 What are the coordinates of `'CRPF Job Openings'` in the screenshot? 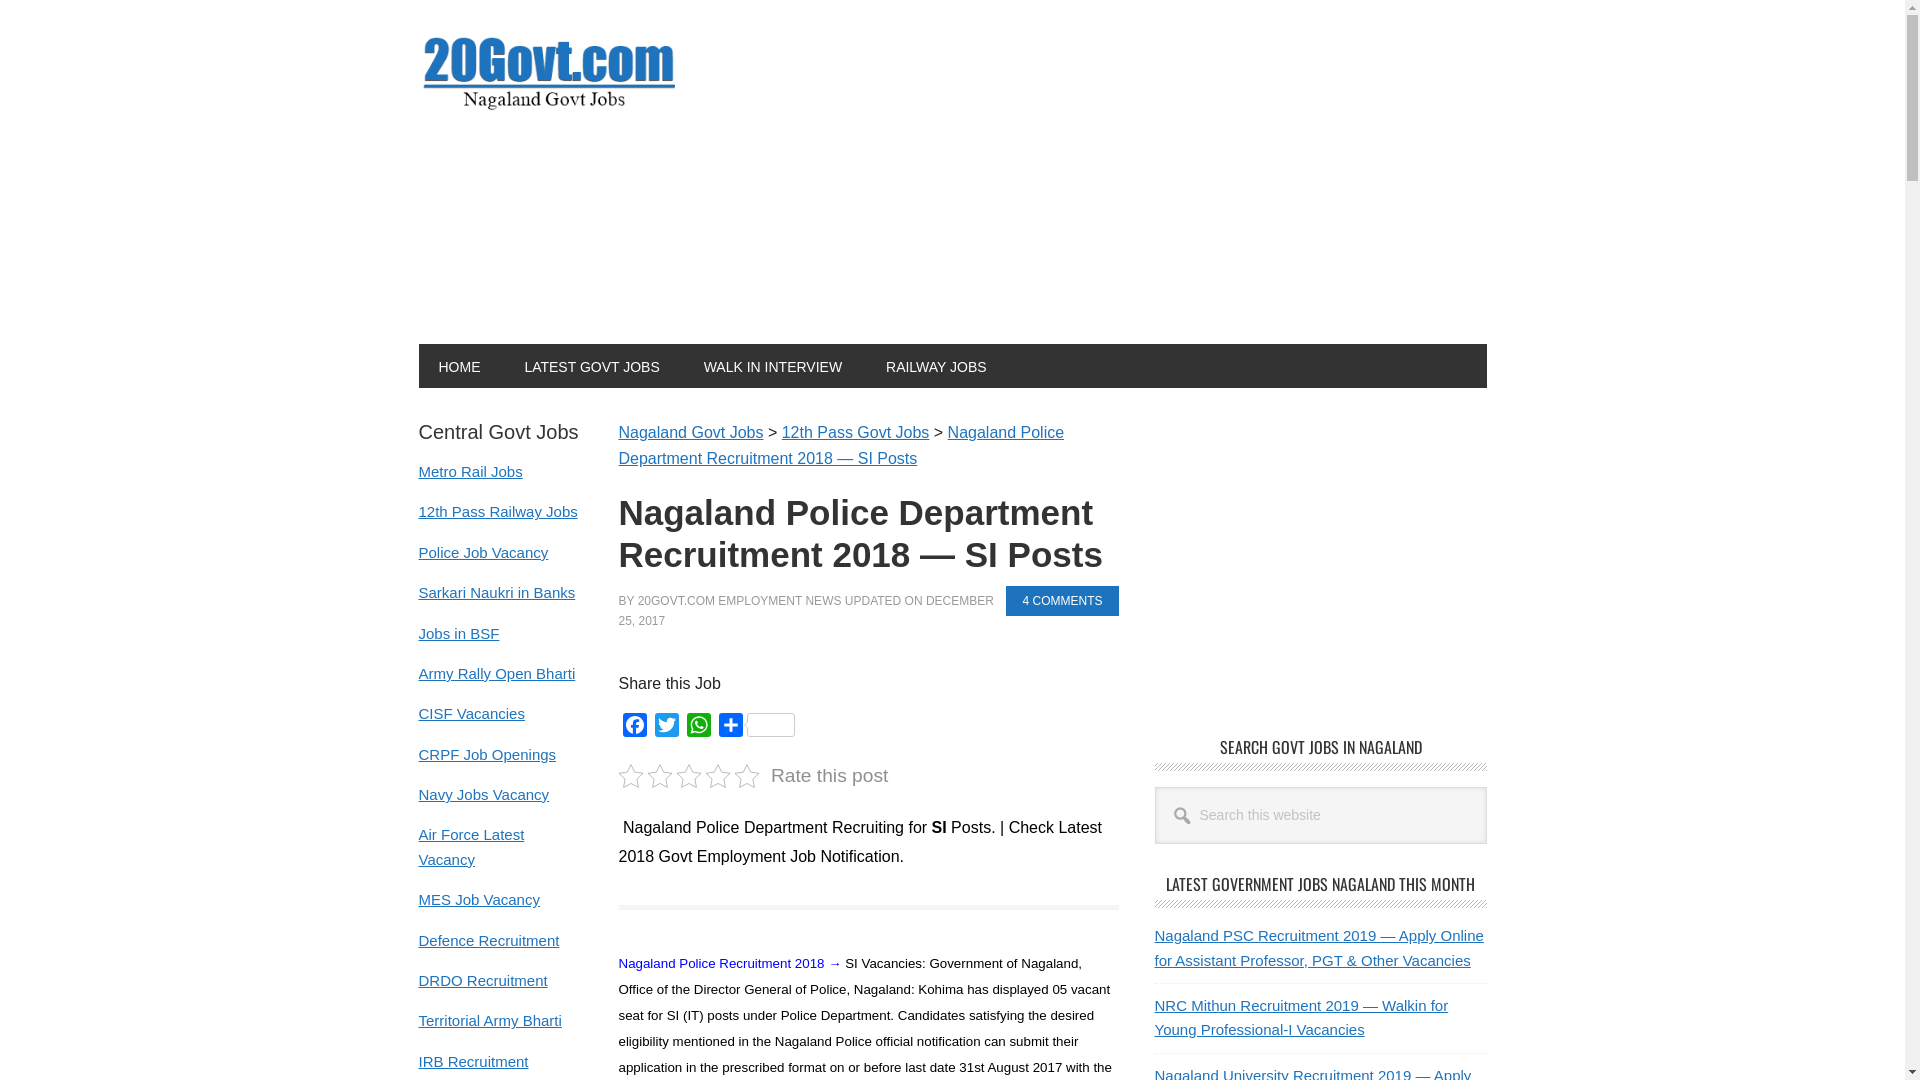 It's located at (486, 754).